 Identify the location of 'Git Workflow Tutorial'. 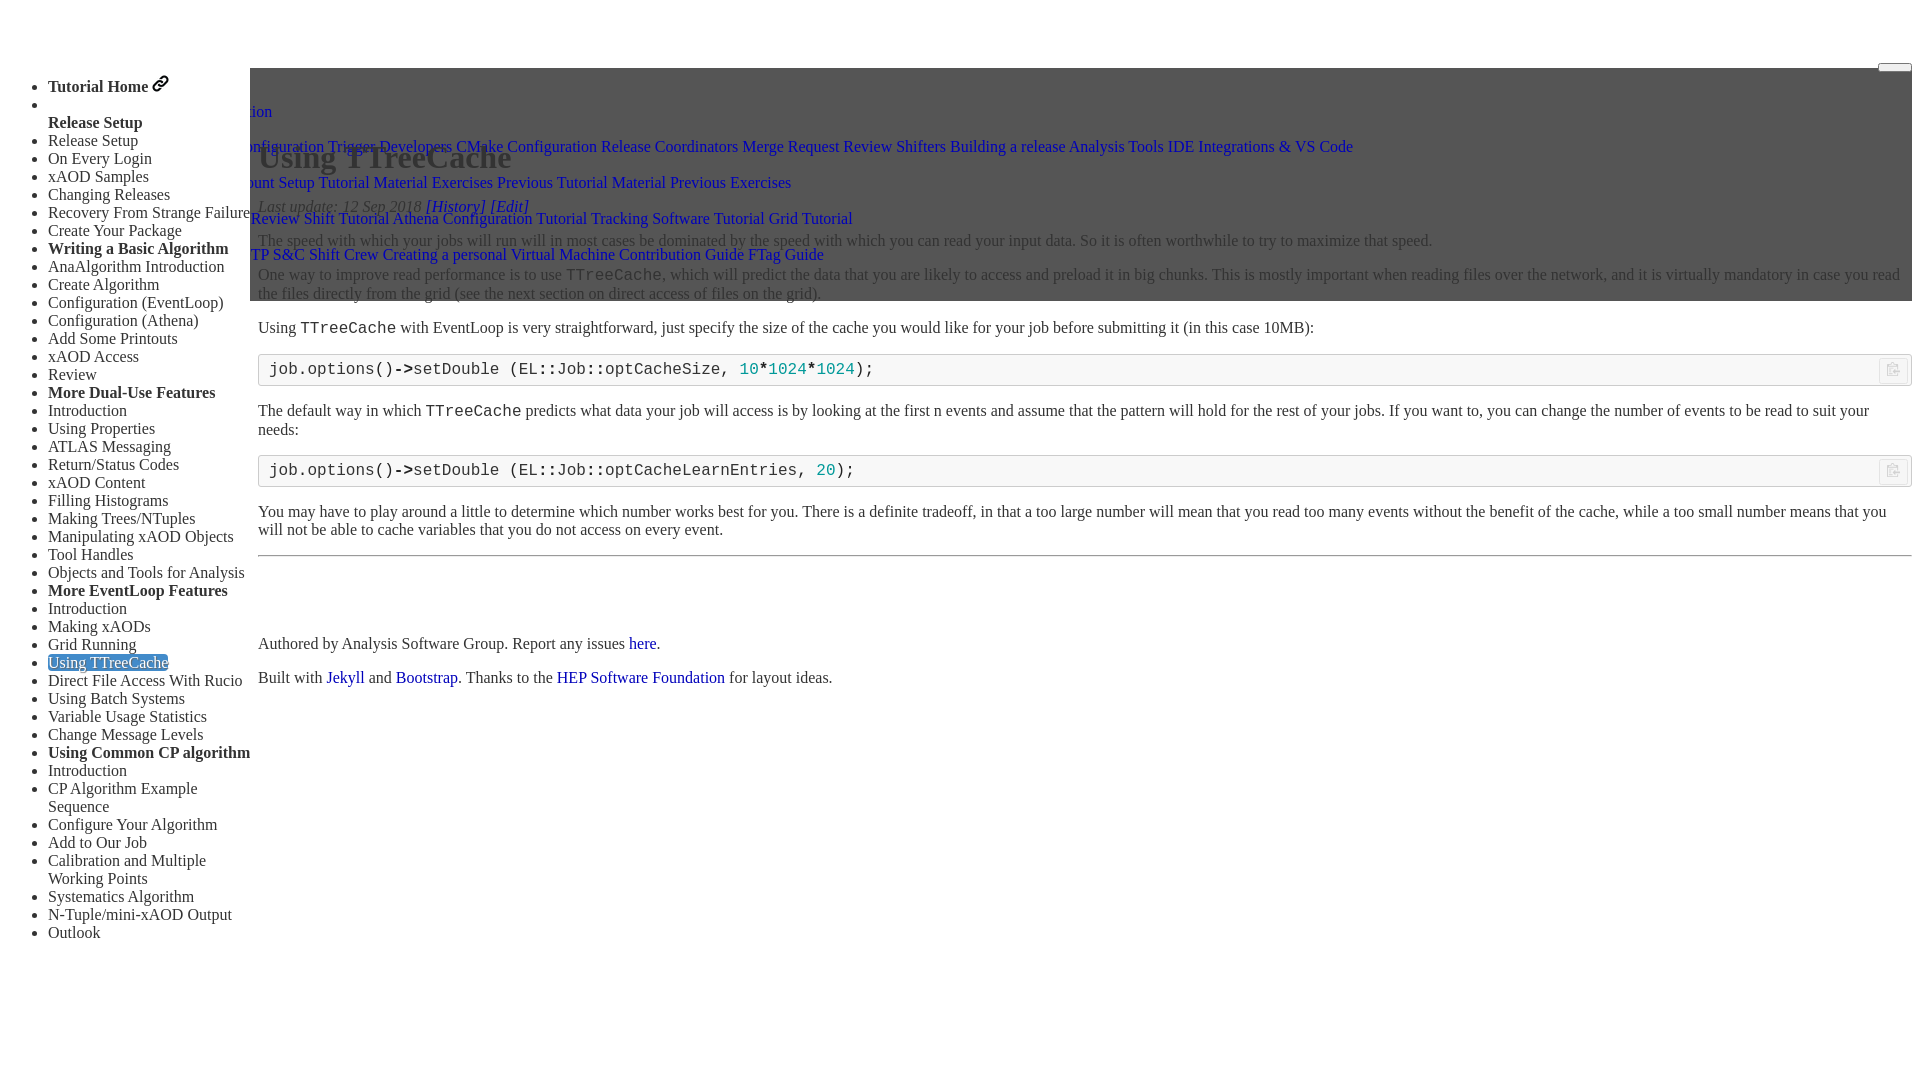
(128, 218).